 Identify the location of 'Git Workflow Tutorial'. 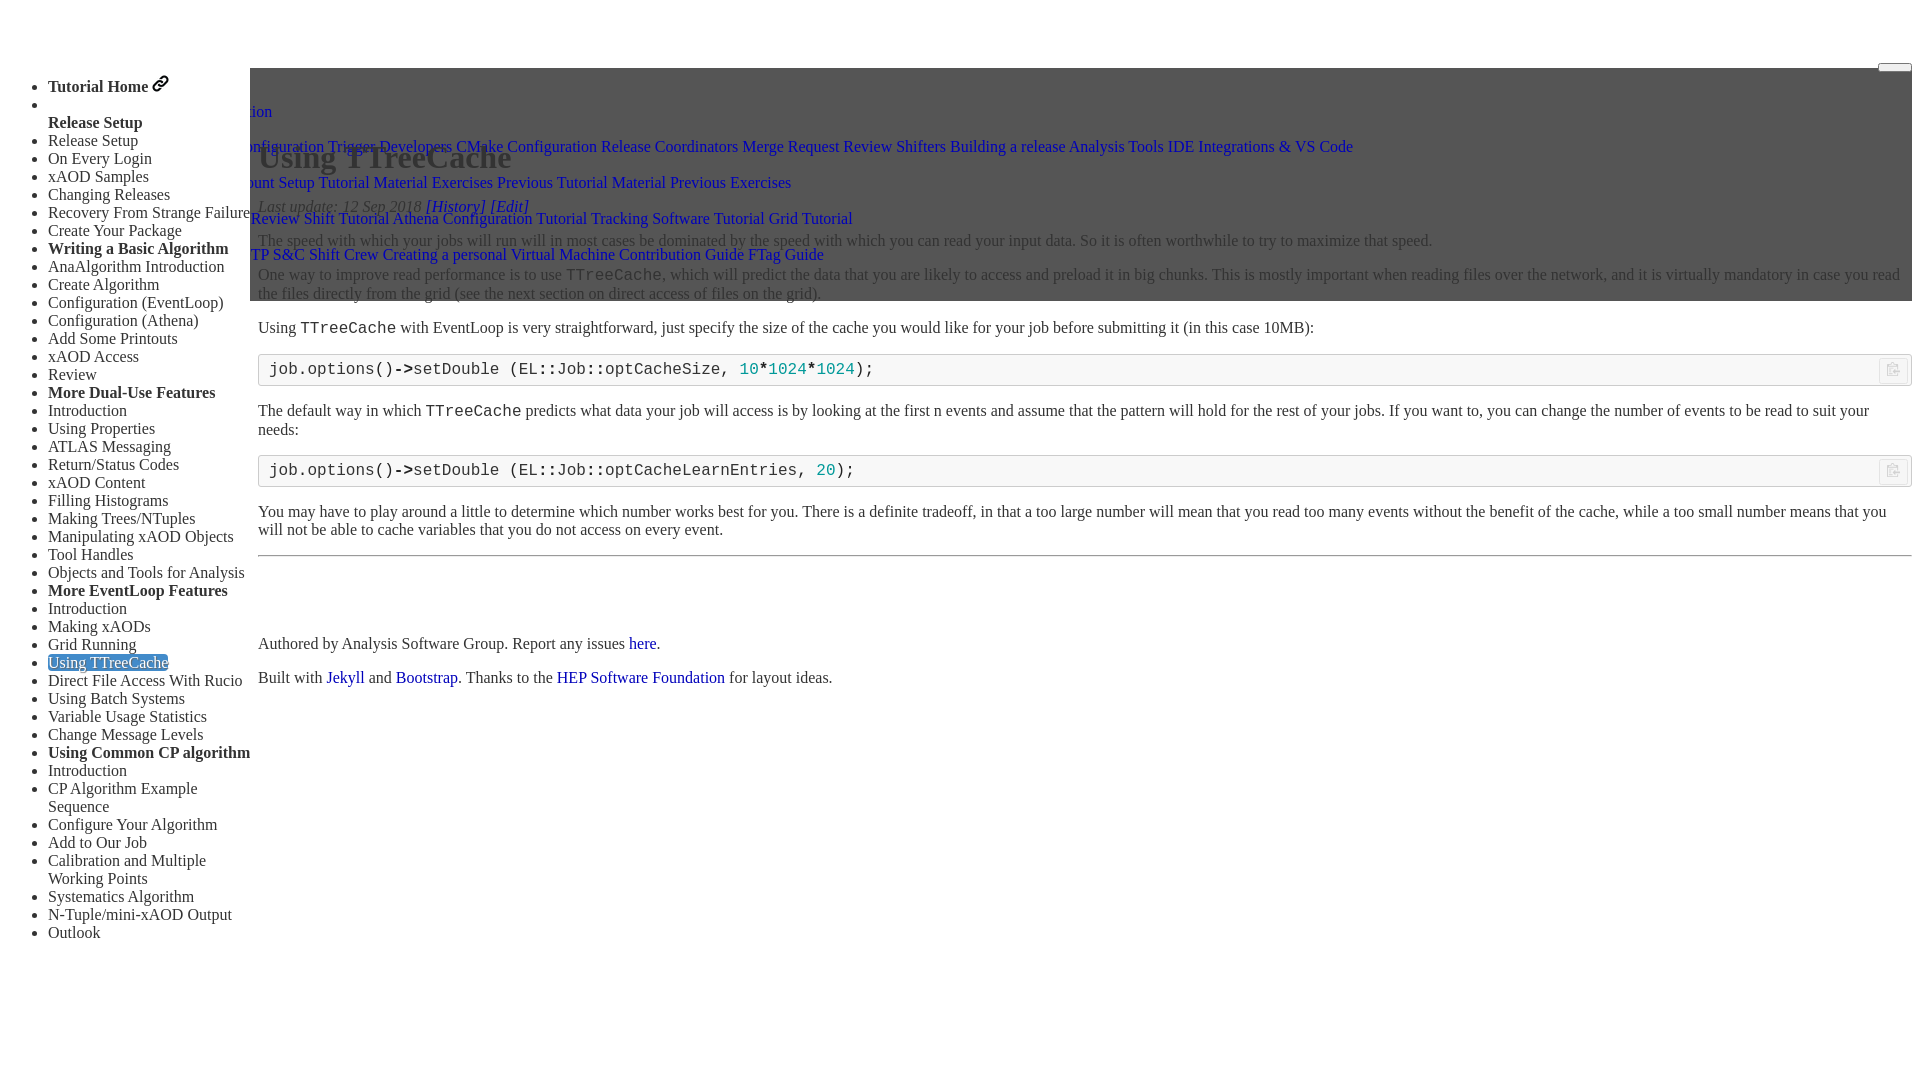
(128, 218).